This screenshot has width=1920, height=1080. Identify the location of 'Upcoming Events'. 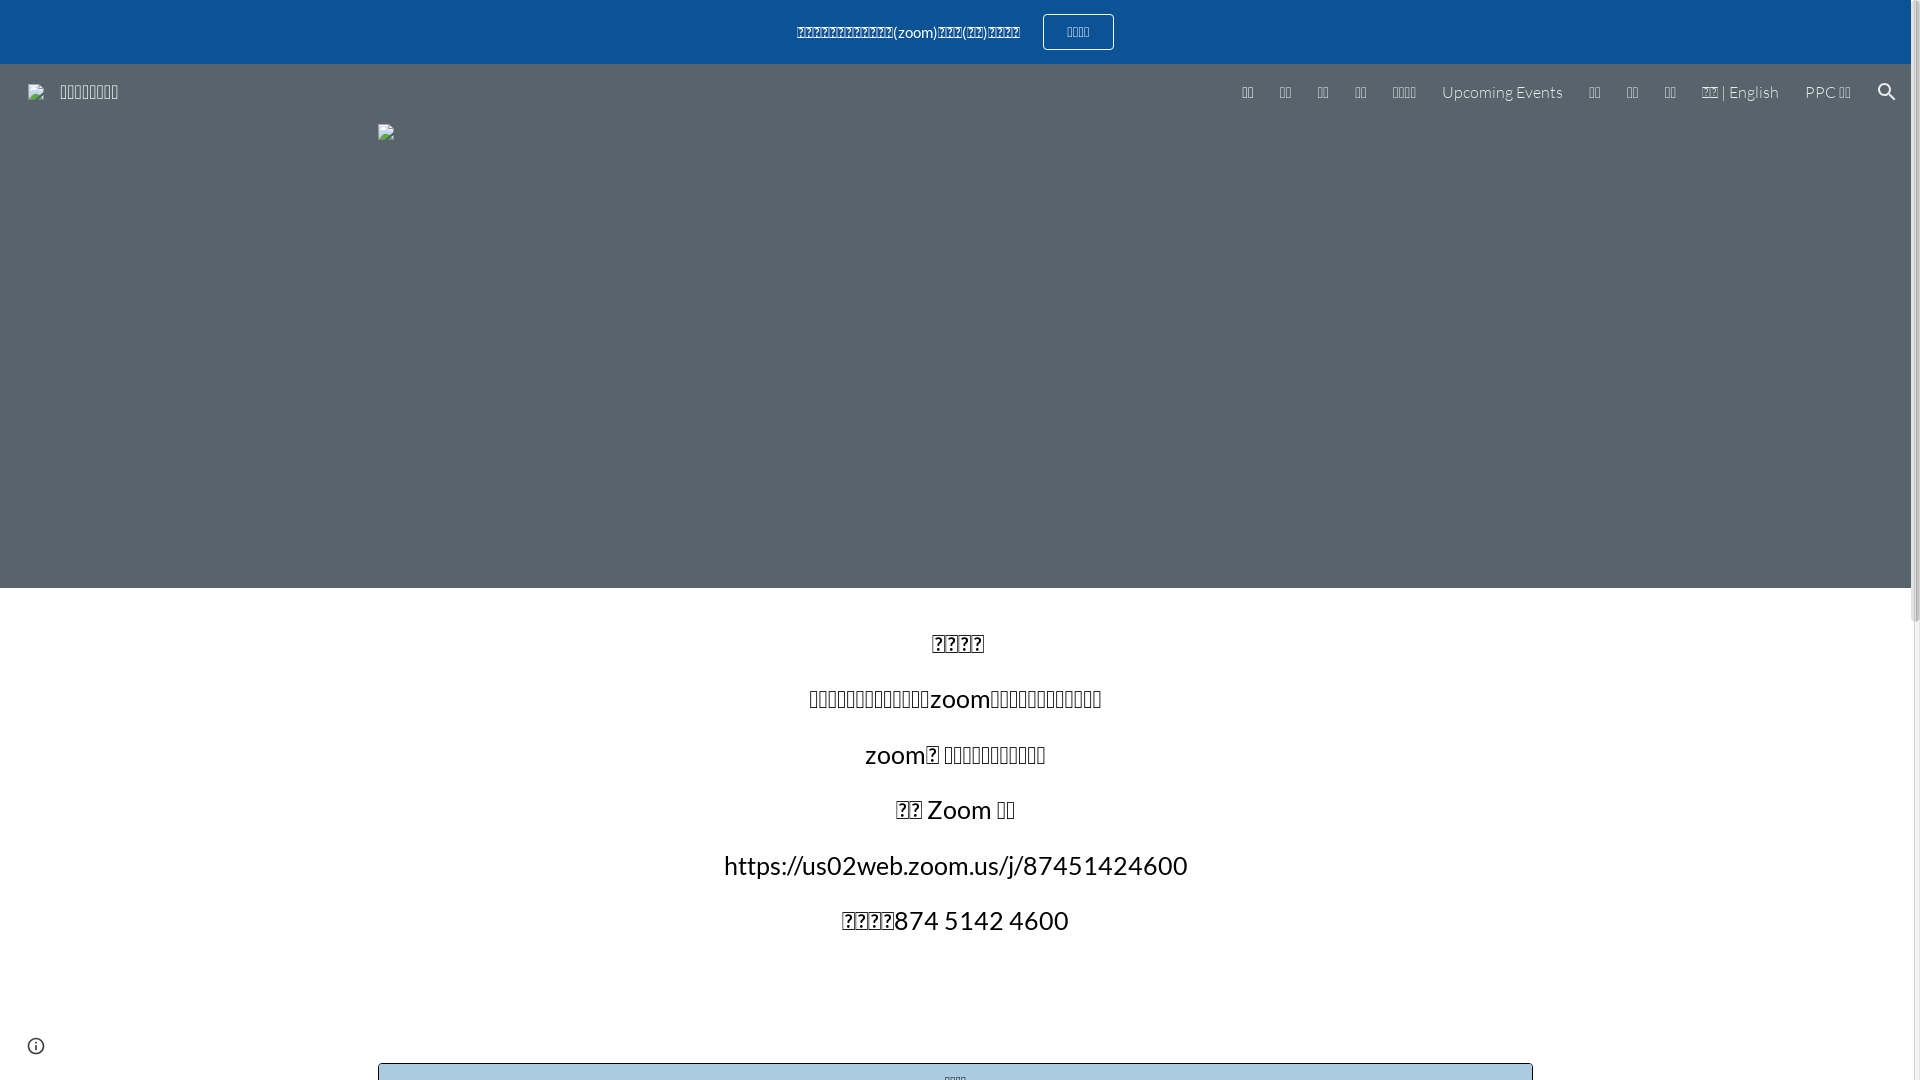
(1502, 92).